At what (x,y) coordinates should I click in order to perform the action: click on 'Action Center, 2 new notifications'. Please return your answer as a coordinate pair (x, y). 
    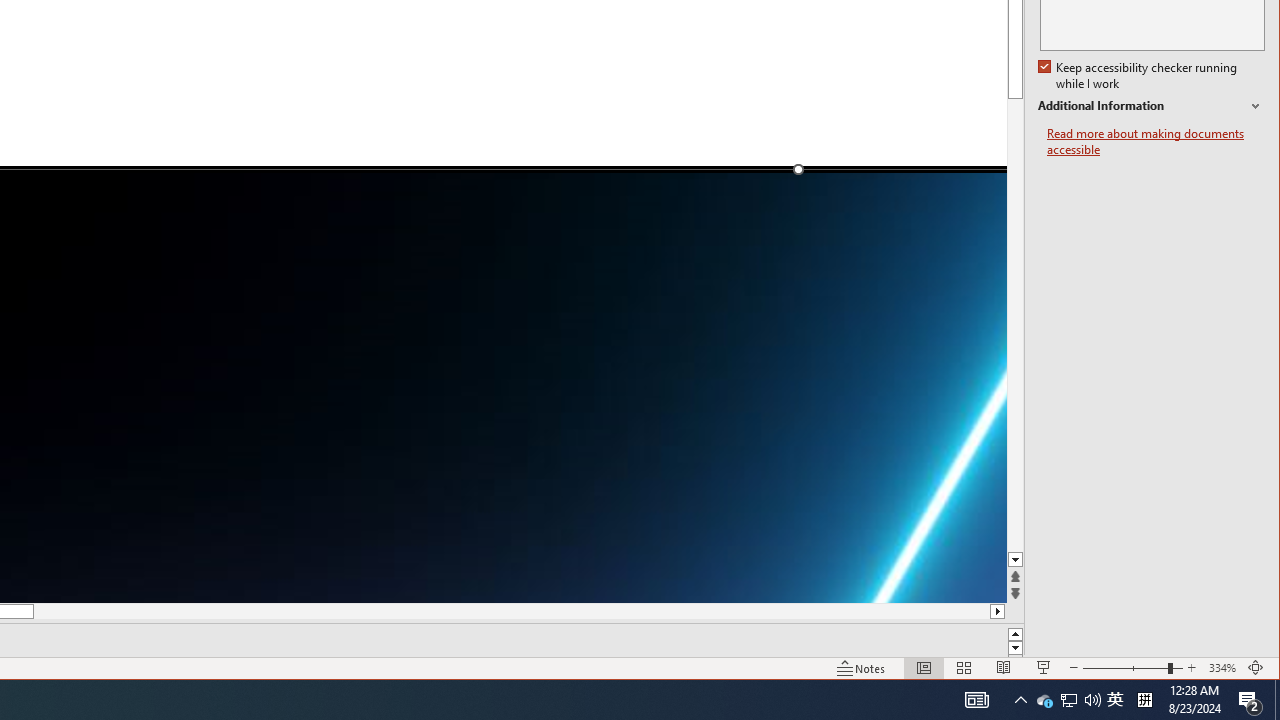
    Looking at the image, I should click on (1250, 698).